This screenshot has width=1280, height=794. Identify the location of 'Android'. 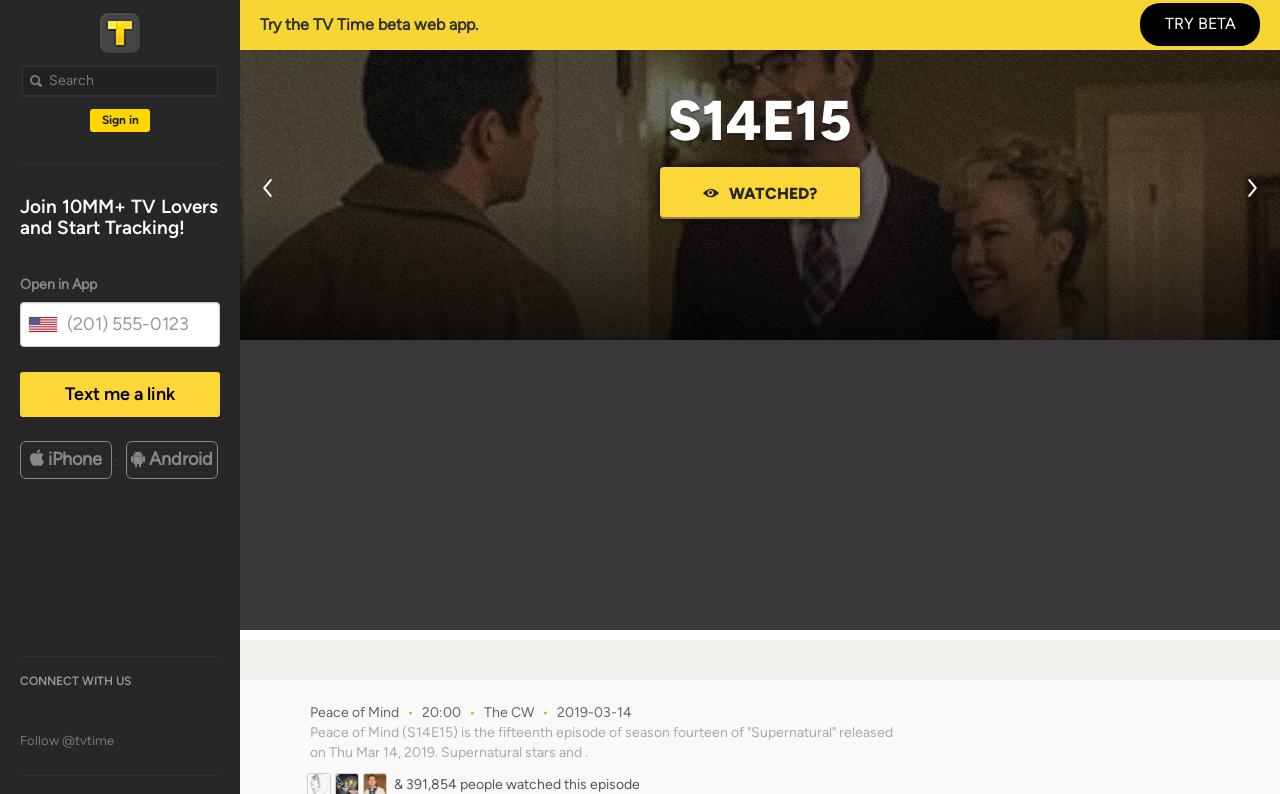
(180, 457).